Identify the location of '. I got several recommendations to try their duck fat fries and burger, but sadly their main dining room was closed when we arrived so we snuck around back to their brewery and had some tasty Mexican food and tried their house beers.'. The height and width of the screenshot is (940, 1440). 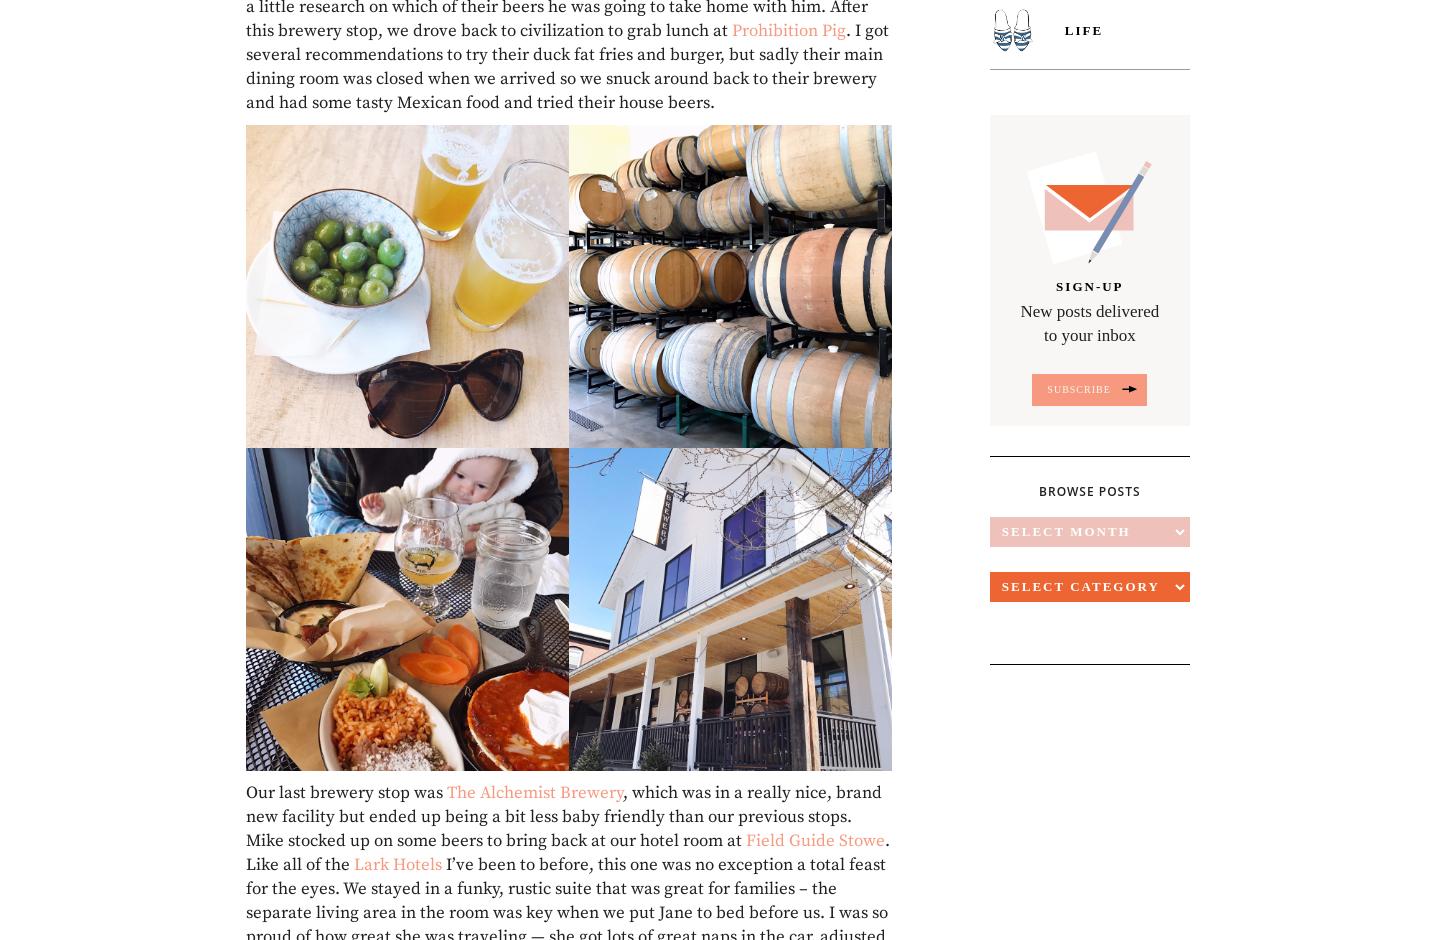
(567, 64).